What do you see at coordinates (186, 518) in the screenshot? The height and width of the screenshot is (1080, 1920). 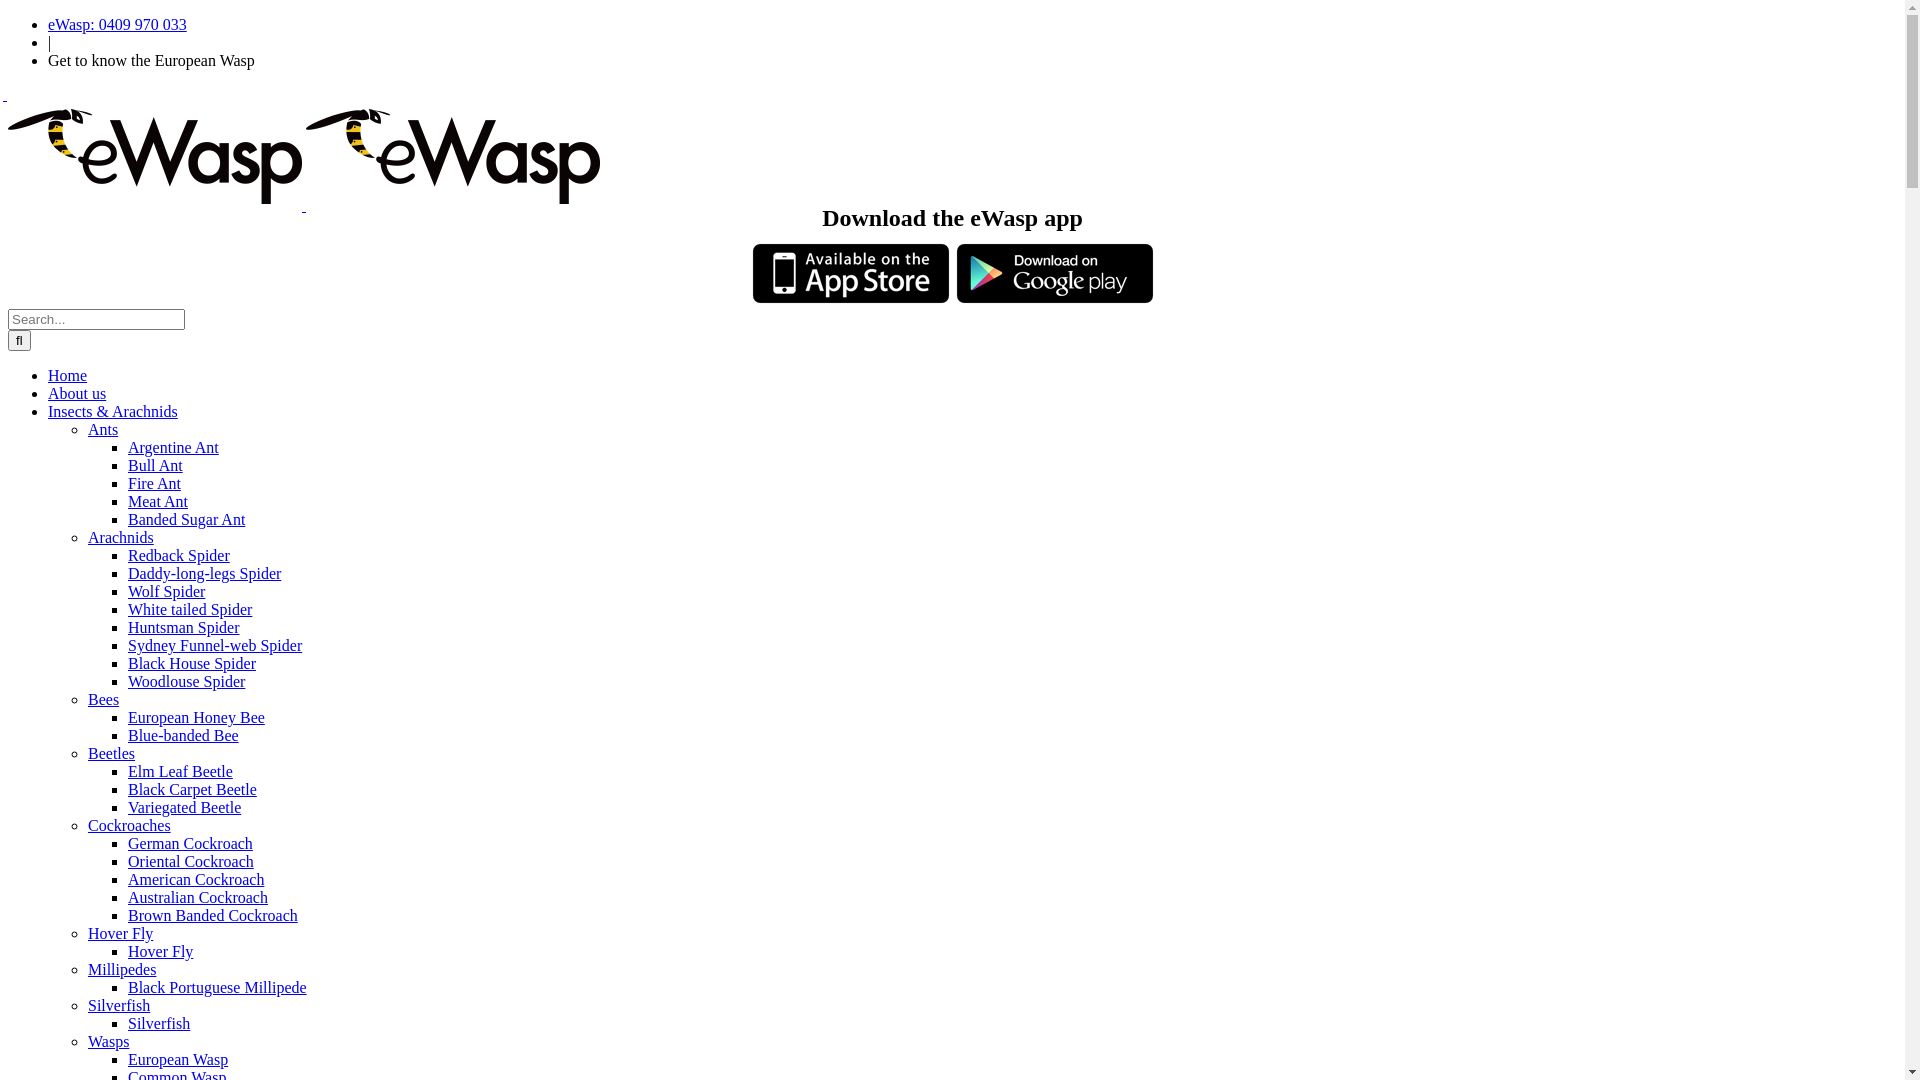 I see `'Banded Sugar Ant'` at bounding box center [186, 518].